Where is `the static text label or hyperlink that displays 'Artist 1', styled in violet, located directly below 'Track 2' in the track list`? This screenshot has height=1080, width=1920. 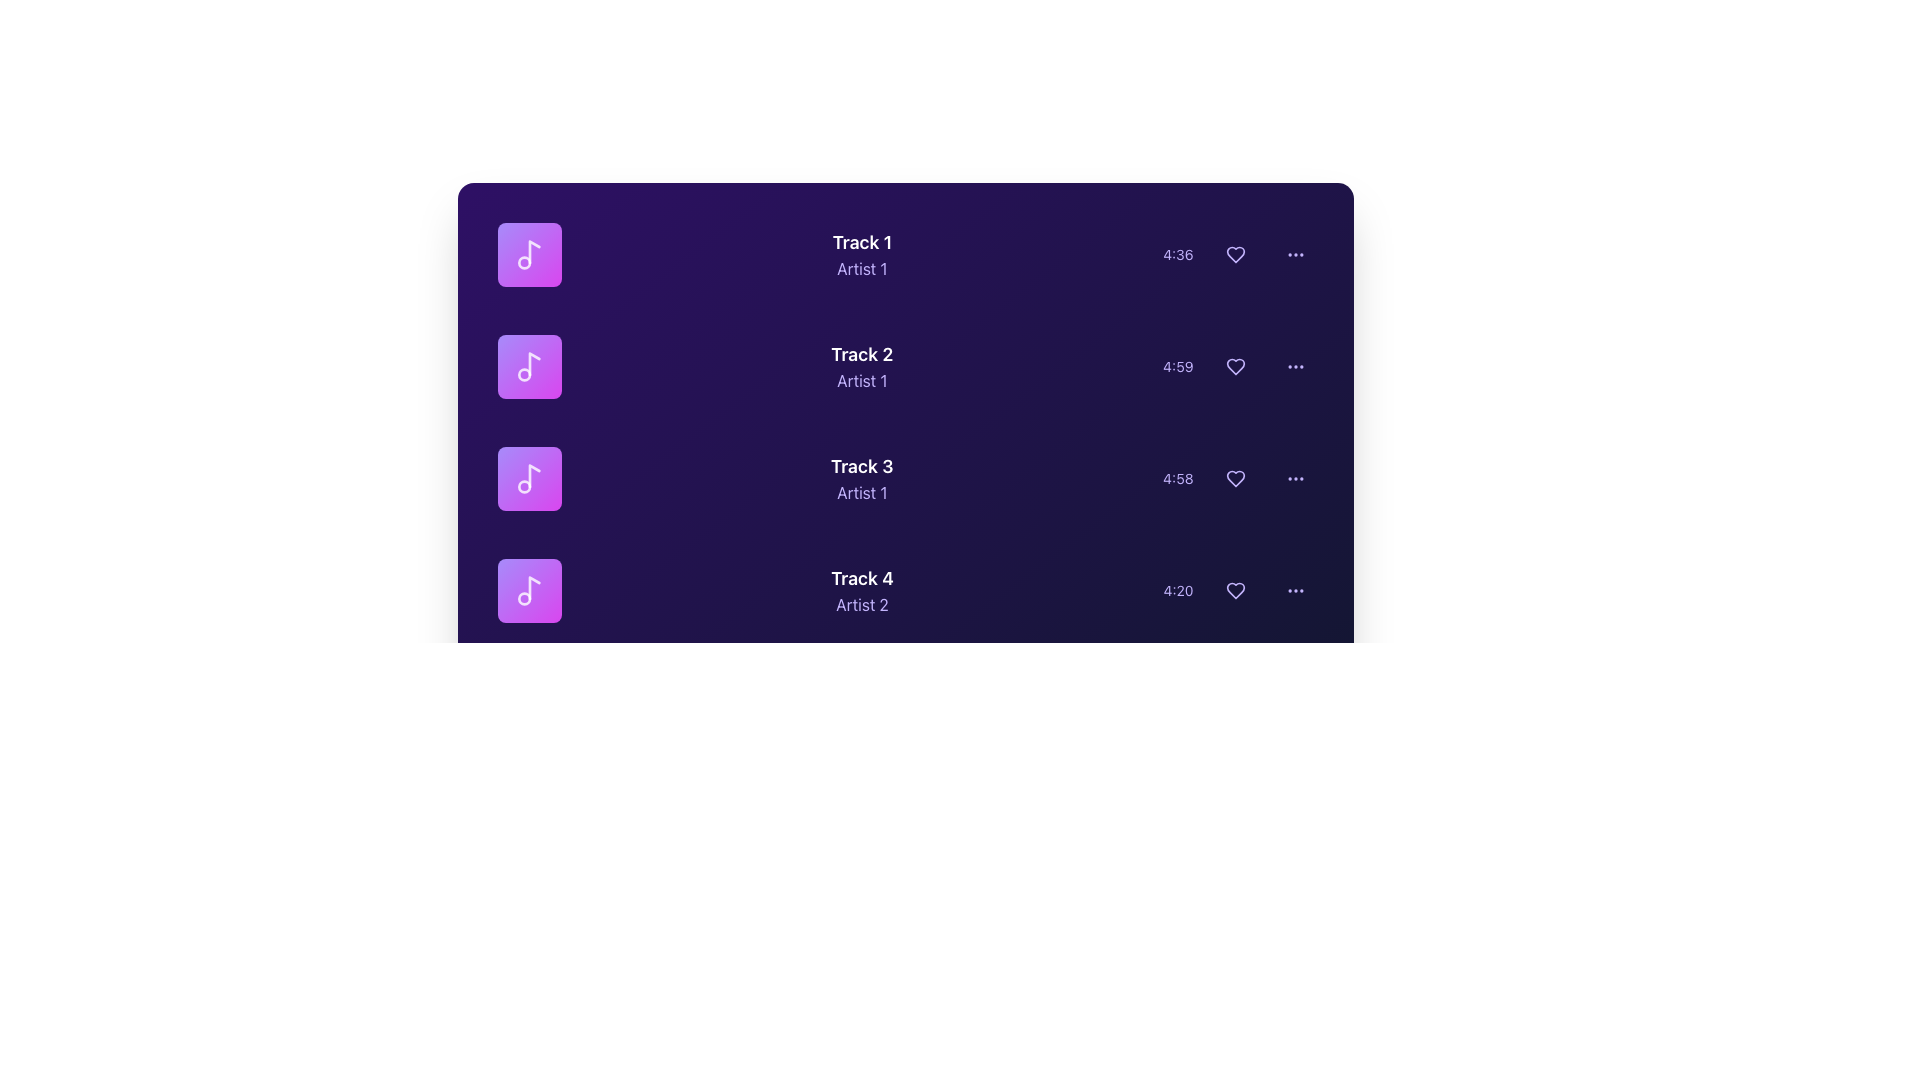
the static text label or hyperlink that displays 'Artist 1', styled in violet, located directly below 'Track 2' in the track list is located at coordinates (862, 381).